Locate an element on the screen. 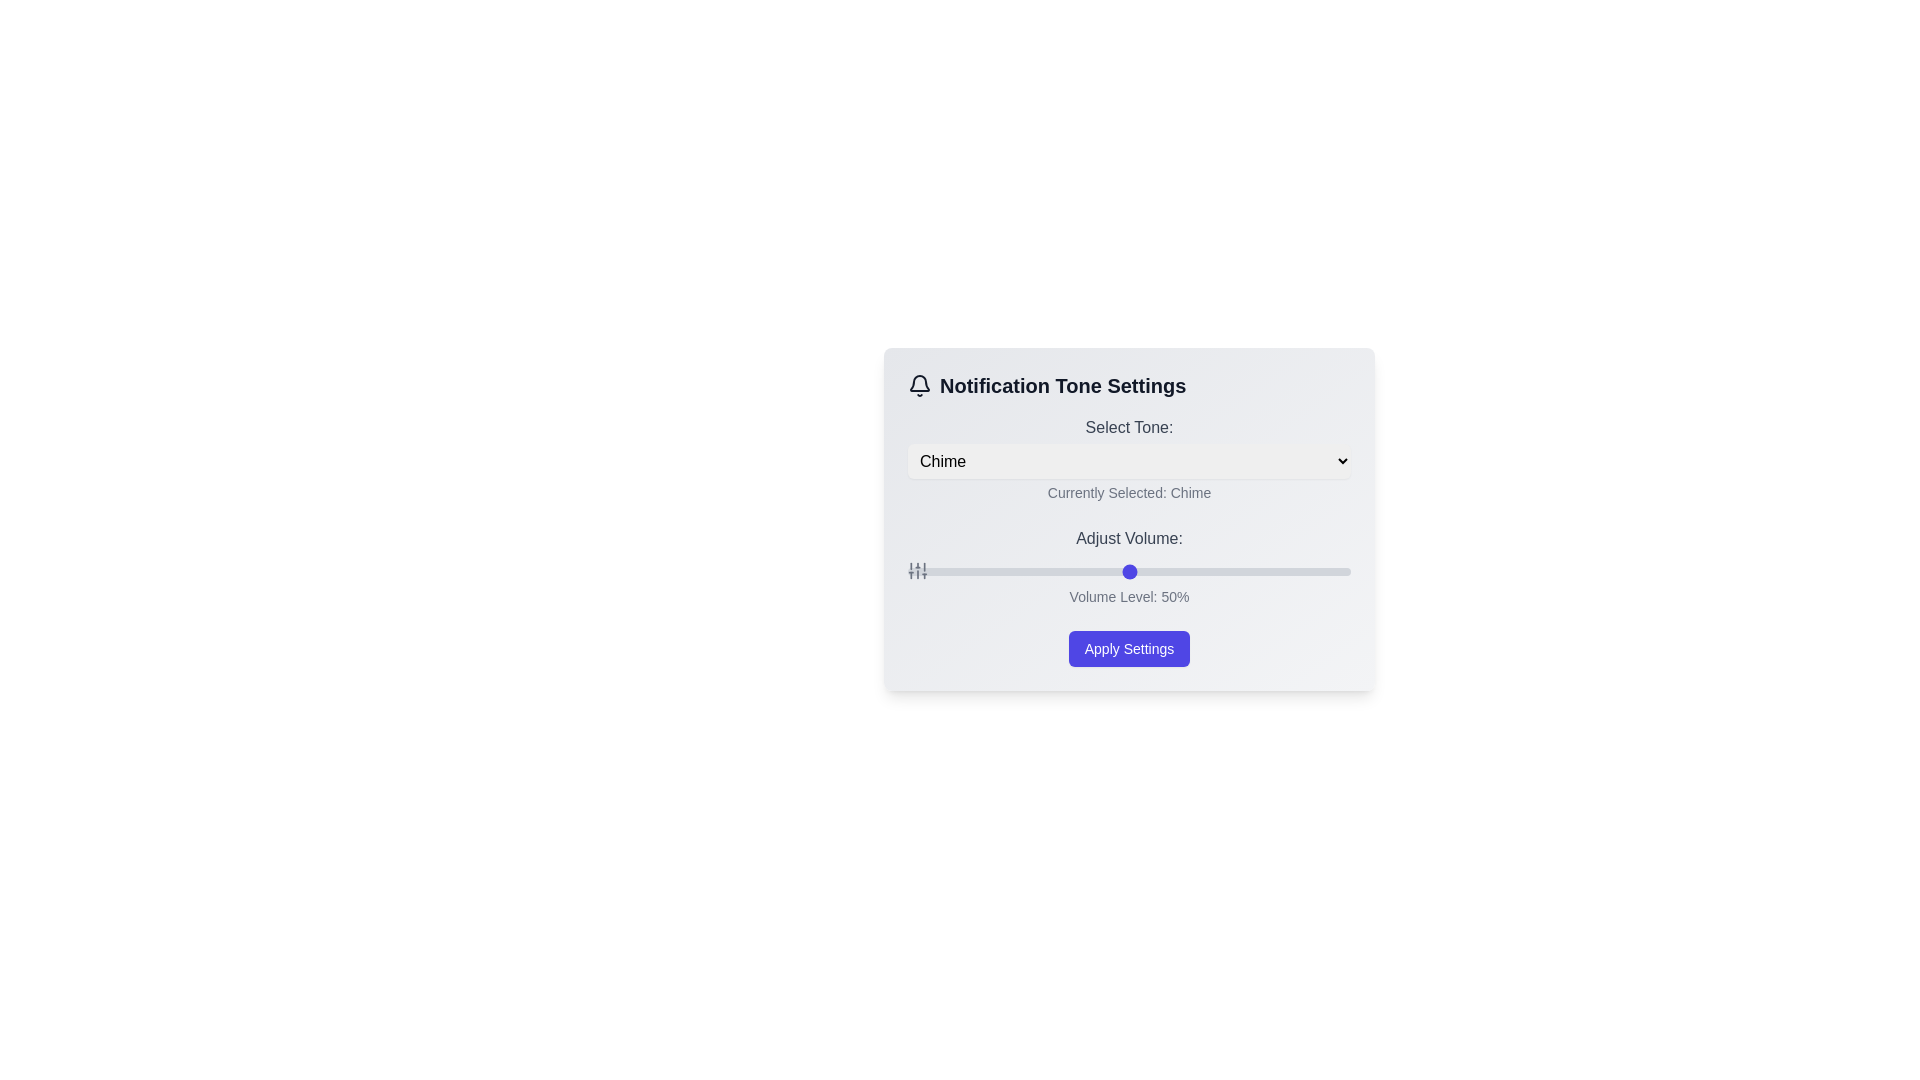  the volume is located at coordinates (1182, 571).